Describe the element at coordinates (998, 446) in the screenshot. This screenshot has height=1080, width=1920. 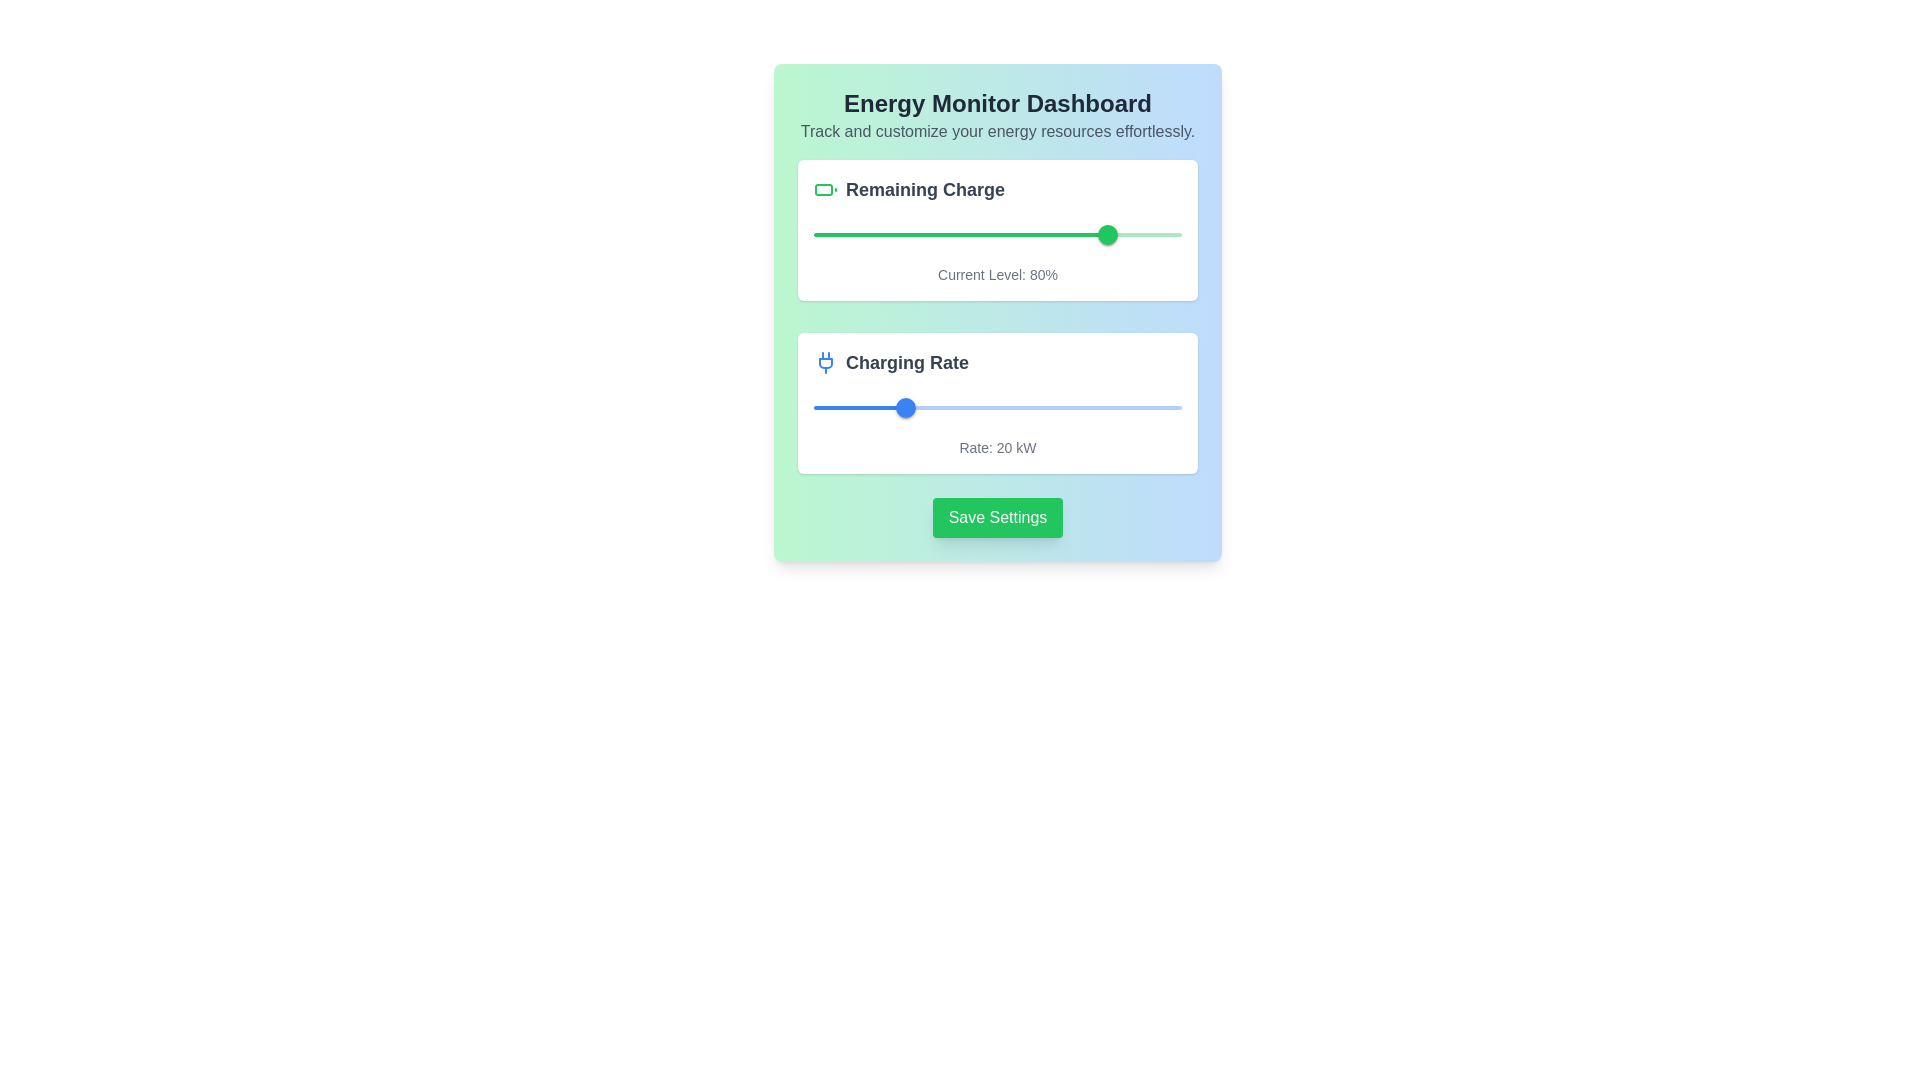
I see `static text label displaying 'Rate: 20 kW', which is styled in light gray and positioned below the blue slider labeled 'Charging Rate'` at that location.